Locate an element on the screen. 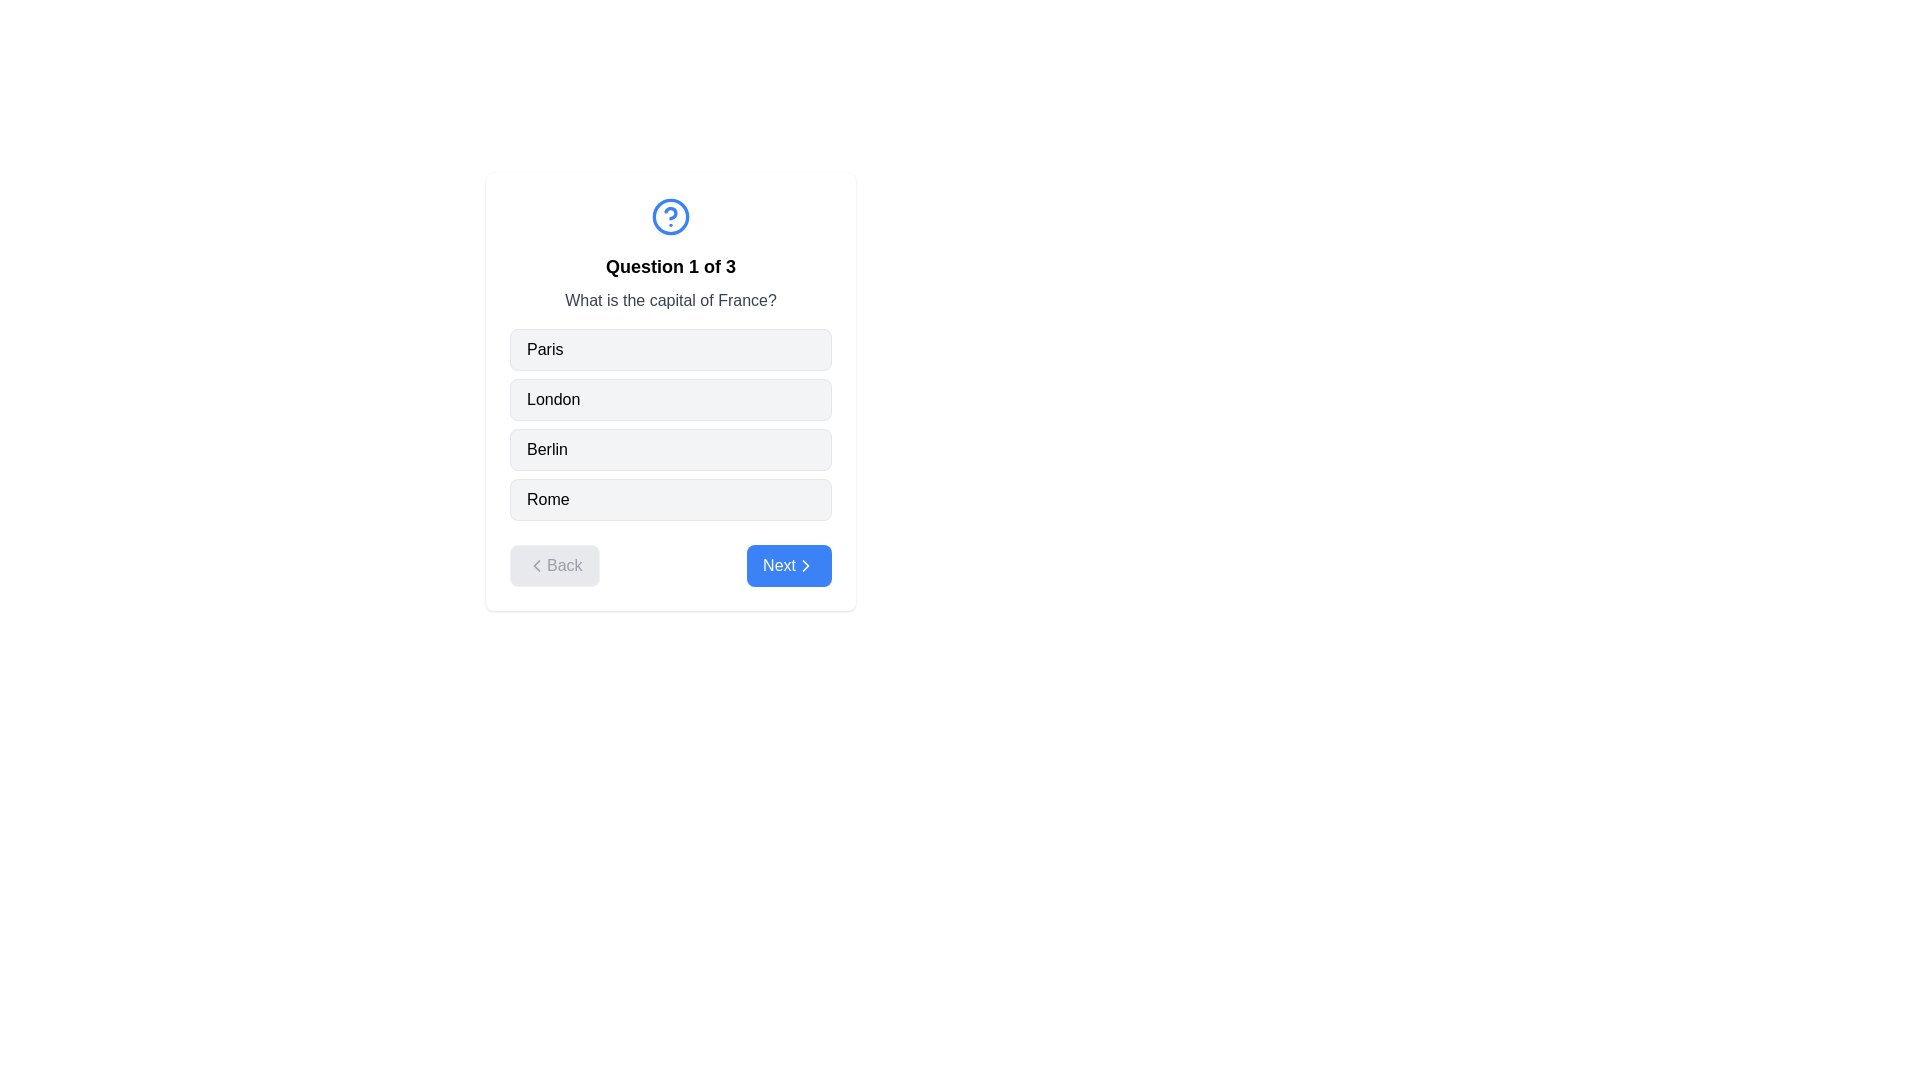 This screenshot has height=1080, width=1920. the button labeled 'Paris' is located at coordinates (671, 349).